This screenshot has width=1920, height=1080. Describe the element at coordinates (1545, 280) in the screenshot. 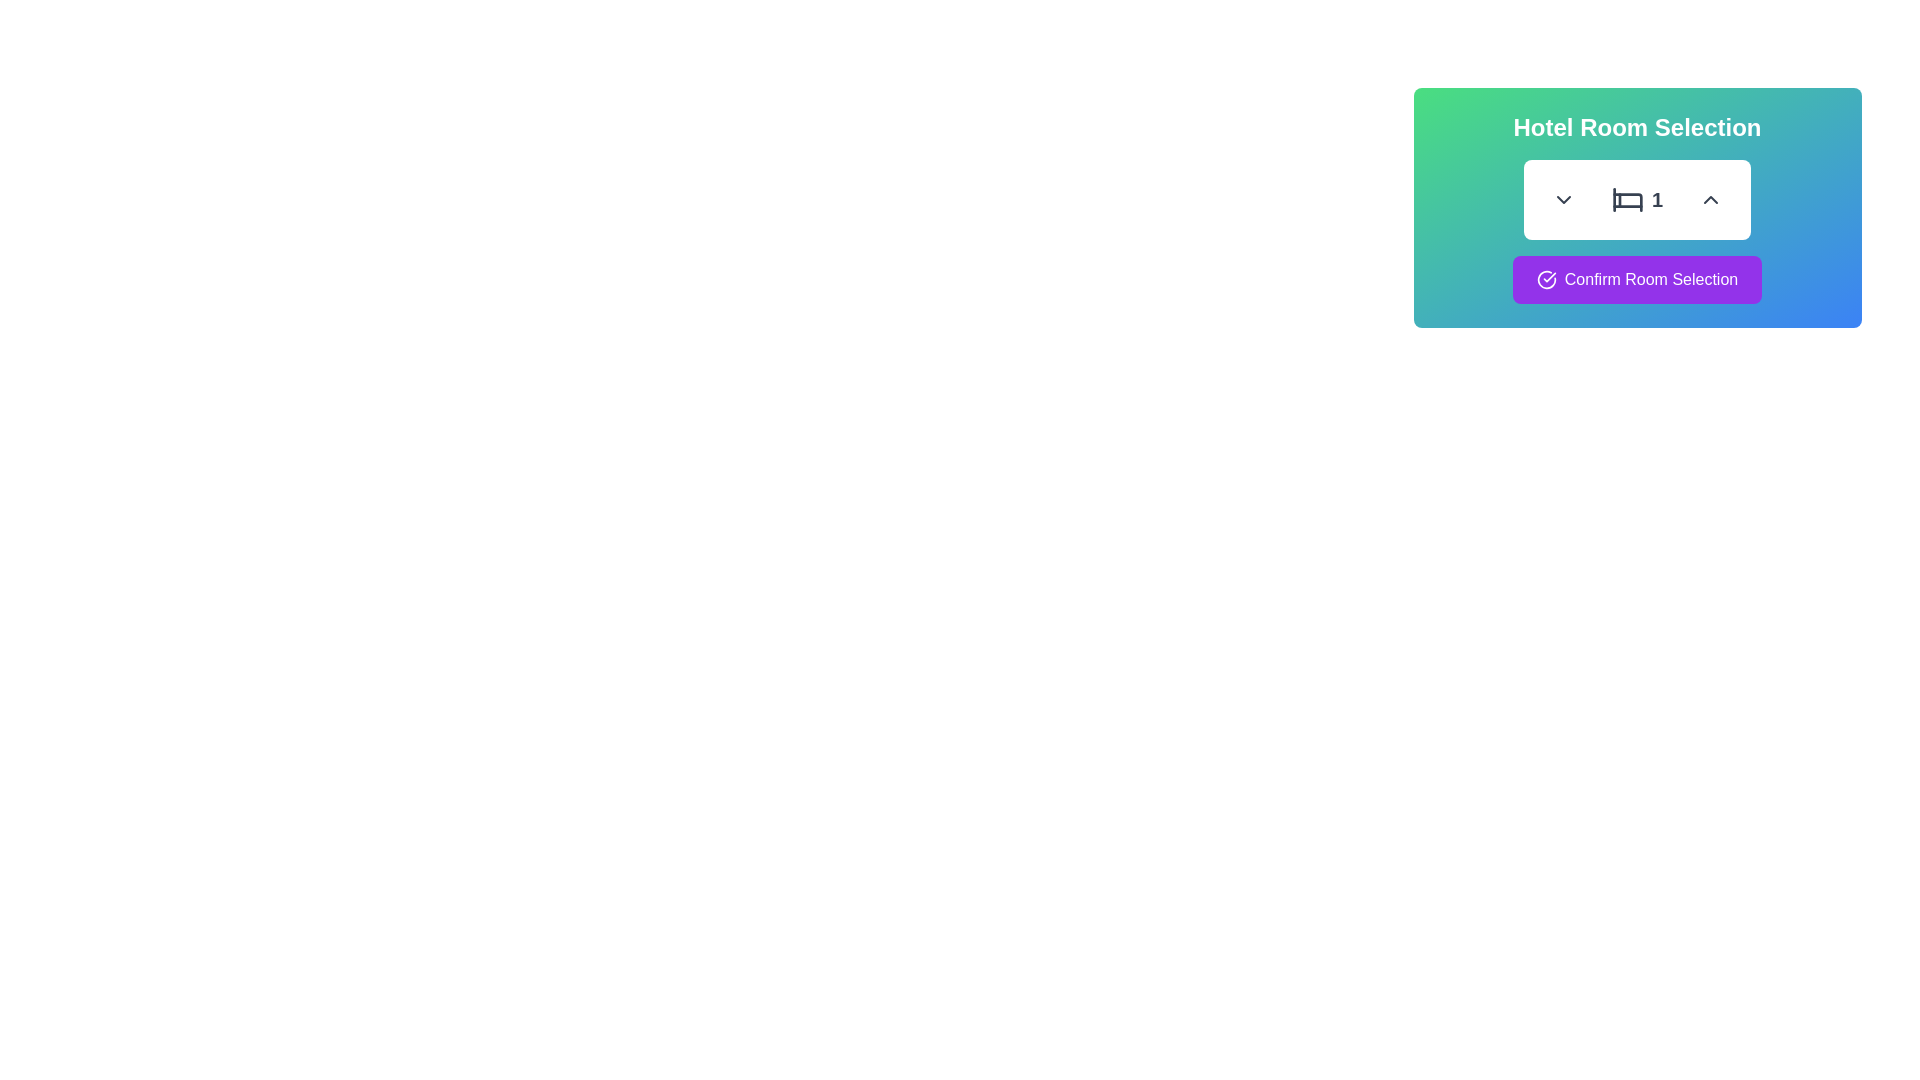

I see `the circular purple and white checkmark icon located to the left of the 'Confirm Room Selection' text within the purple button at the bottom of the card` at that location.